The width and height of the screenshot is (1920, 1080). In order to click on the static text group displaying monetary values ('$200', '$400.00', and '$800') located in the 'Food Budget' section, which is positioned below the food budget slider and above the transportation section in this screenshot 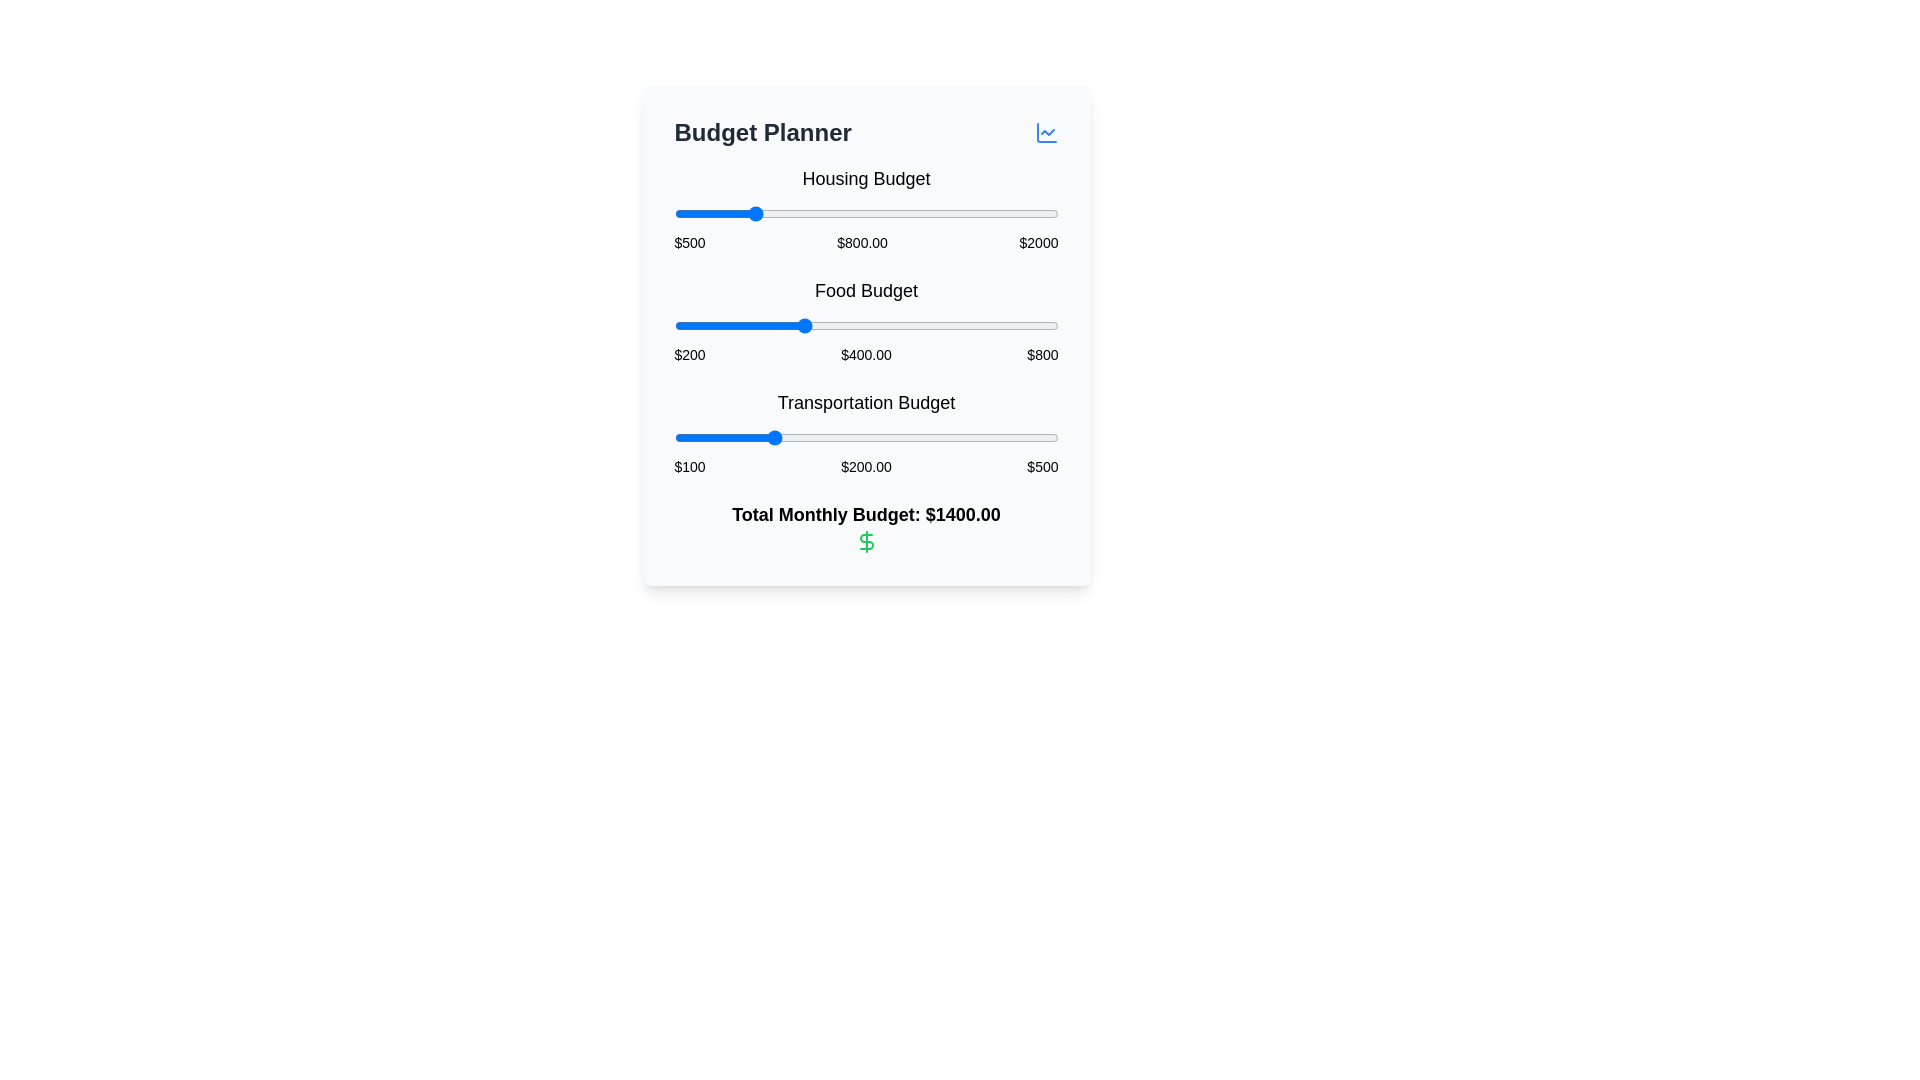, I will do `click(866, 353)`.